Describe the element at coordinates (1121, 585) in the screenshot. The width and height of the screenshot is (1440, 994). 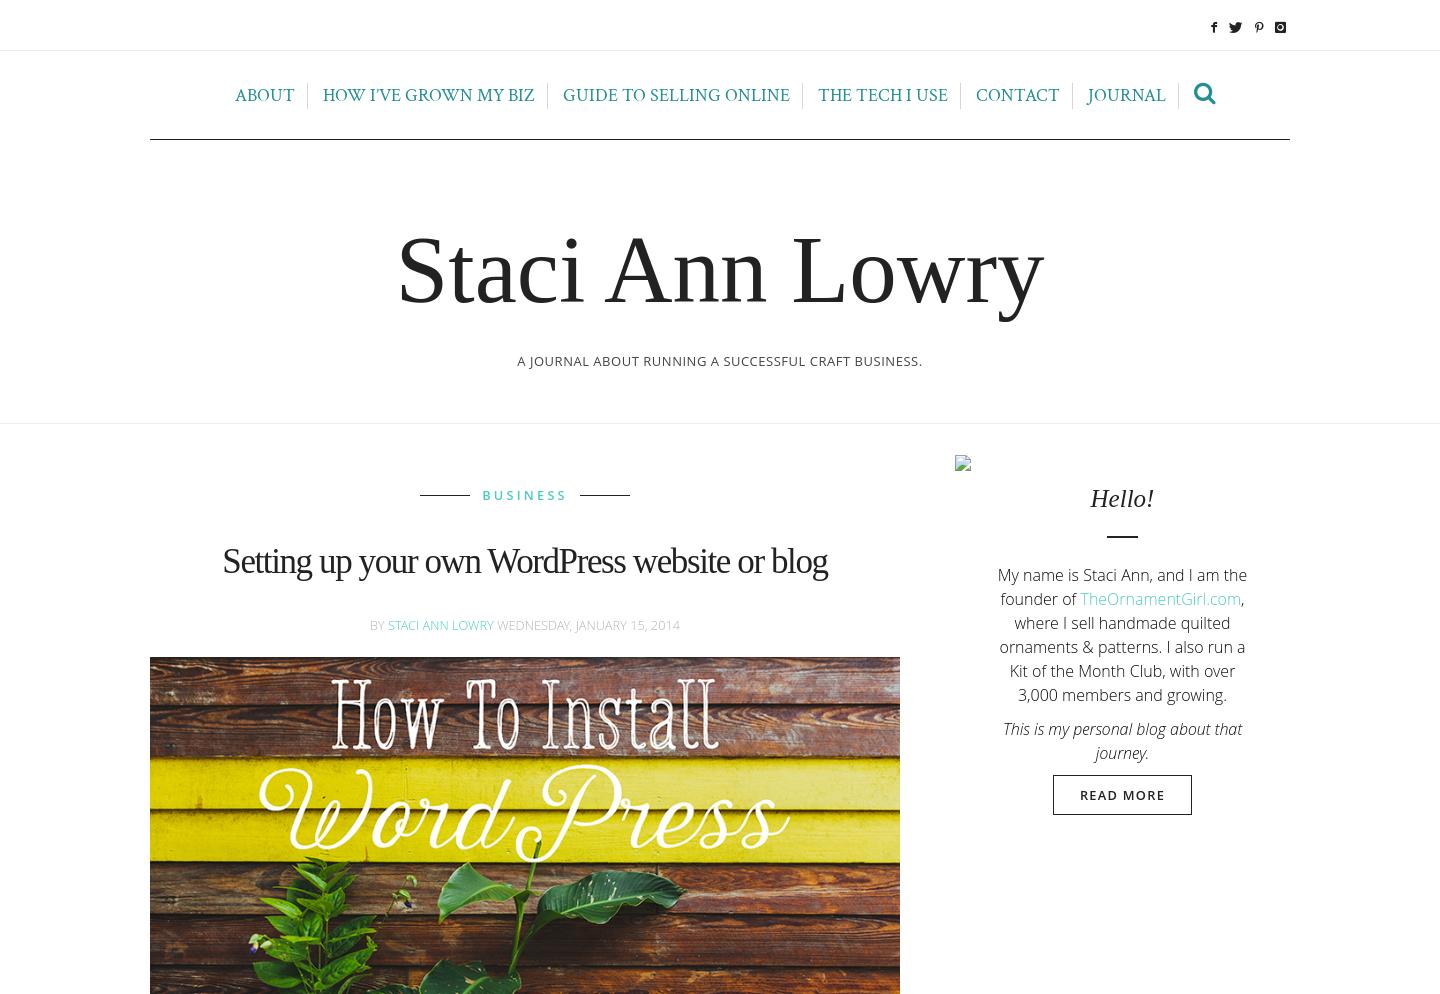
I see `'My name is Staci Ann, and I am the founder of'` at that location.